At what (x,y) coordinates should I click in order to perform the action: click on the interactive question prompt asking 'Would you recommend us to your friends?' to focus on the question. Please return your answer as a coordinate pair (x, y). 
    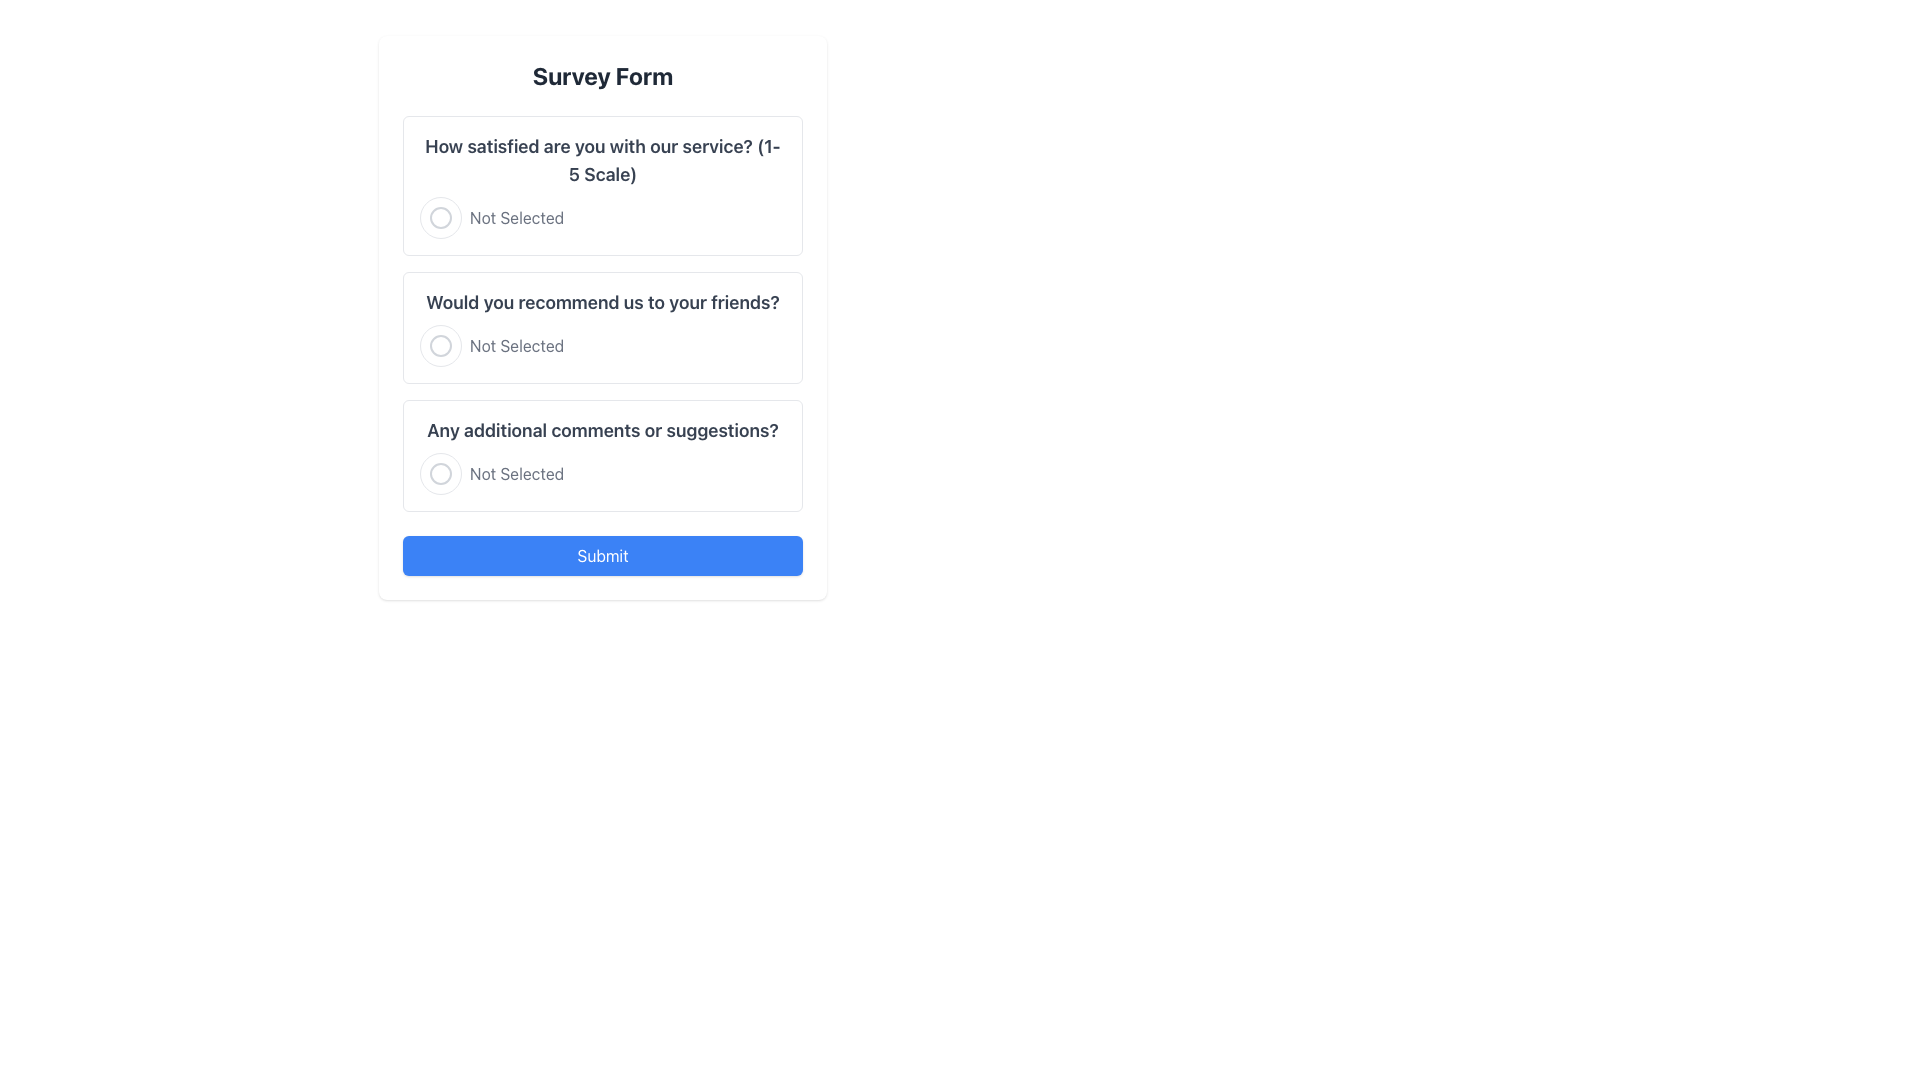
    Looking at the image, I should click on (602, 326).